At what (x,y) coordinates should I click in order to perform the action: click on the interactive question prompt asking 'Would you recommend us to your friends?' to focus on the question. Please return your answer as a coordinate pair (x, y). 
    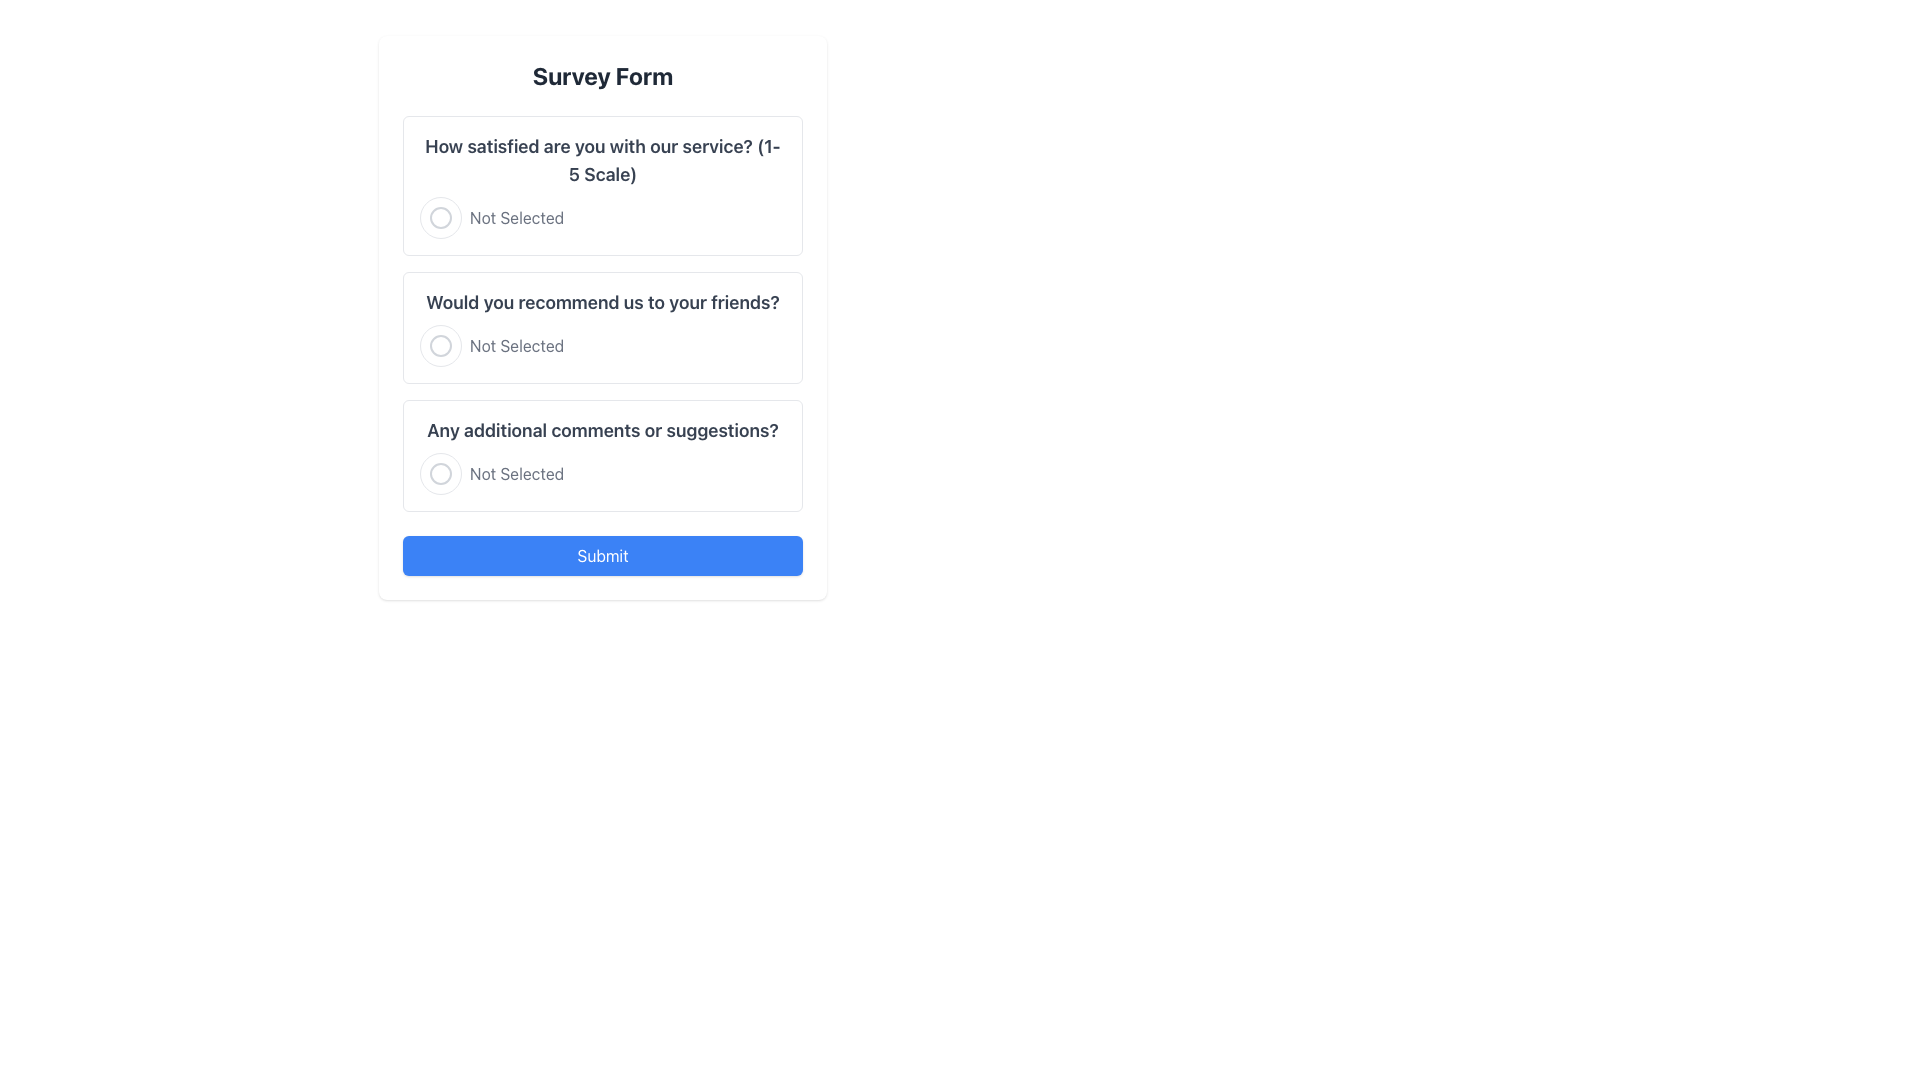
    Looking at the image, I should click on (602, 326).